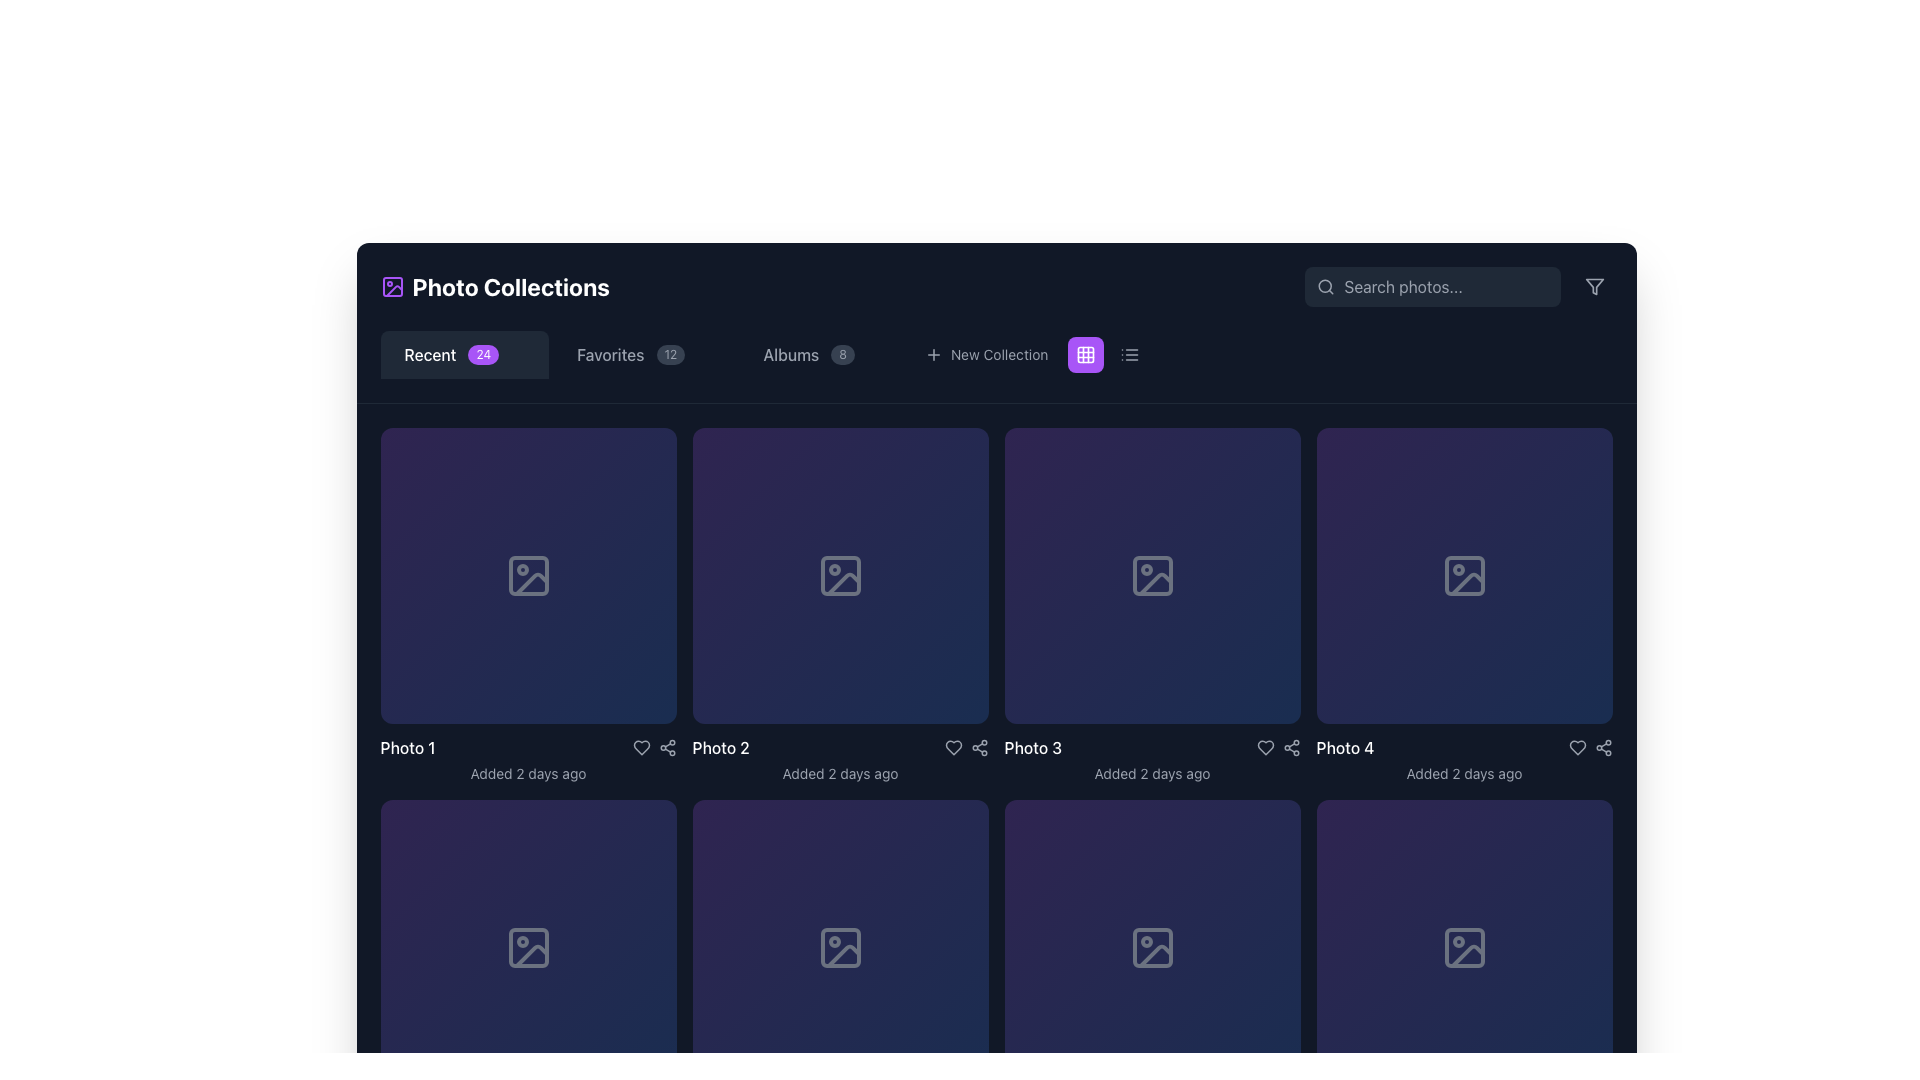 The height and width of the screenshot is (1080, 1920). I want to click on the Text label that describes the image titled 'Photo 2', which indicates it was 'Added 2 days ago', located in the bottom part of the central tile in the second row of the photo gallery grid, so click(840, 759).